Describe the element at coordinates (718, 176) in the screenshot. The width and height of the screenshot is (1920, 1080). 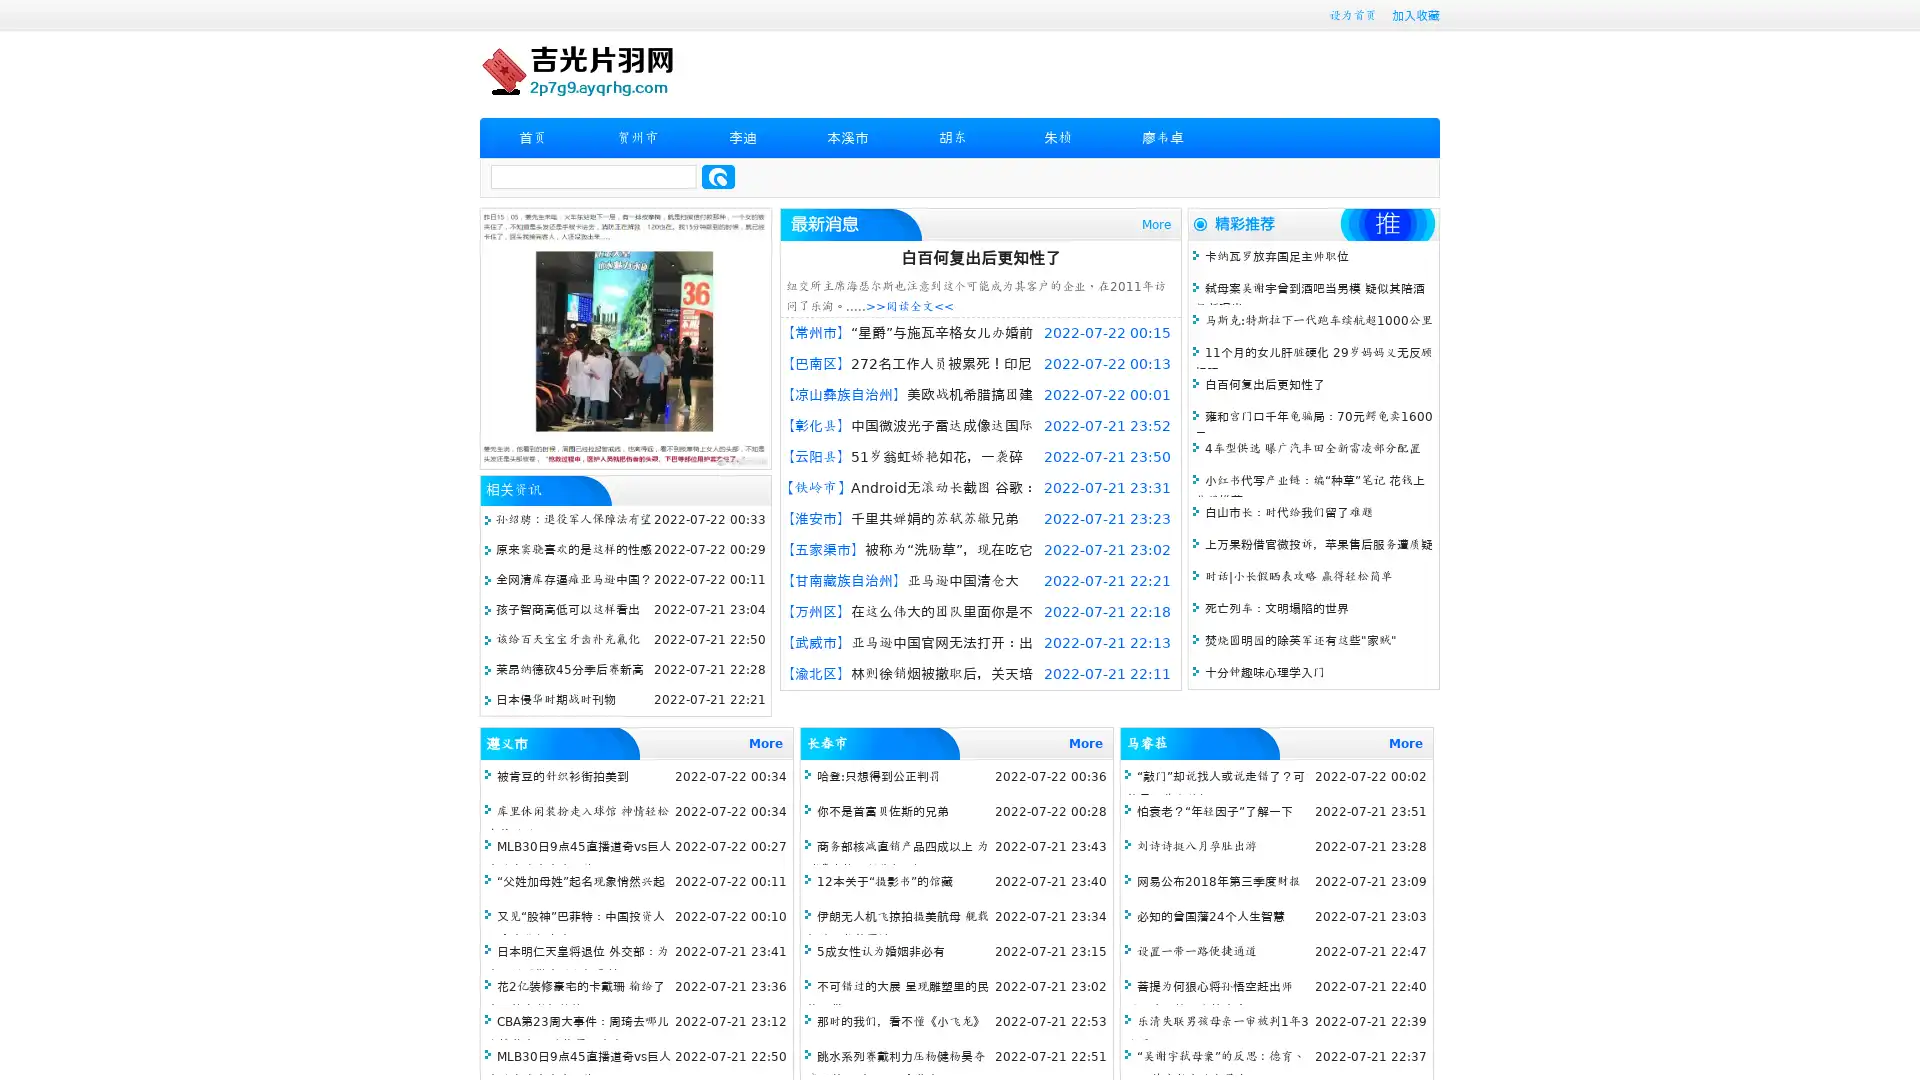
I see `Search` at that location.